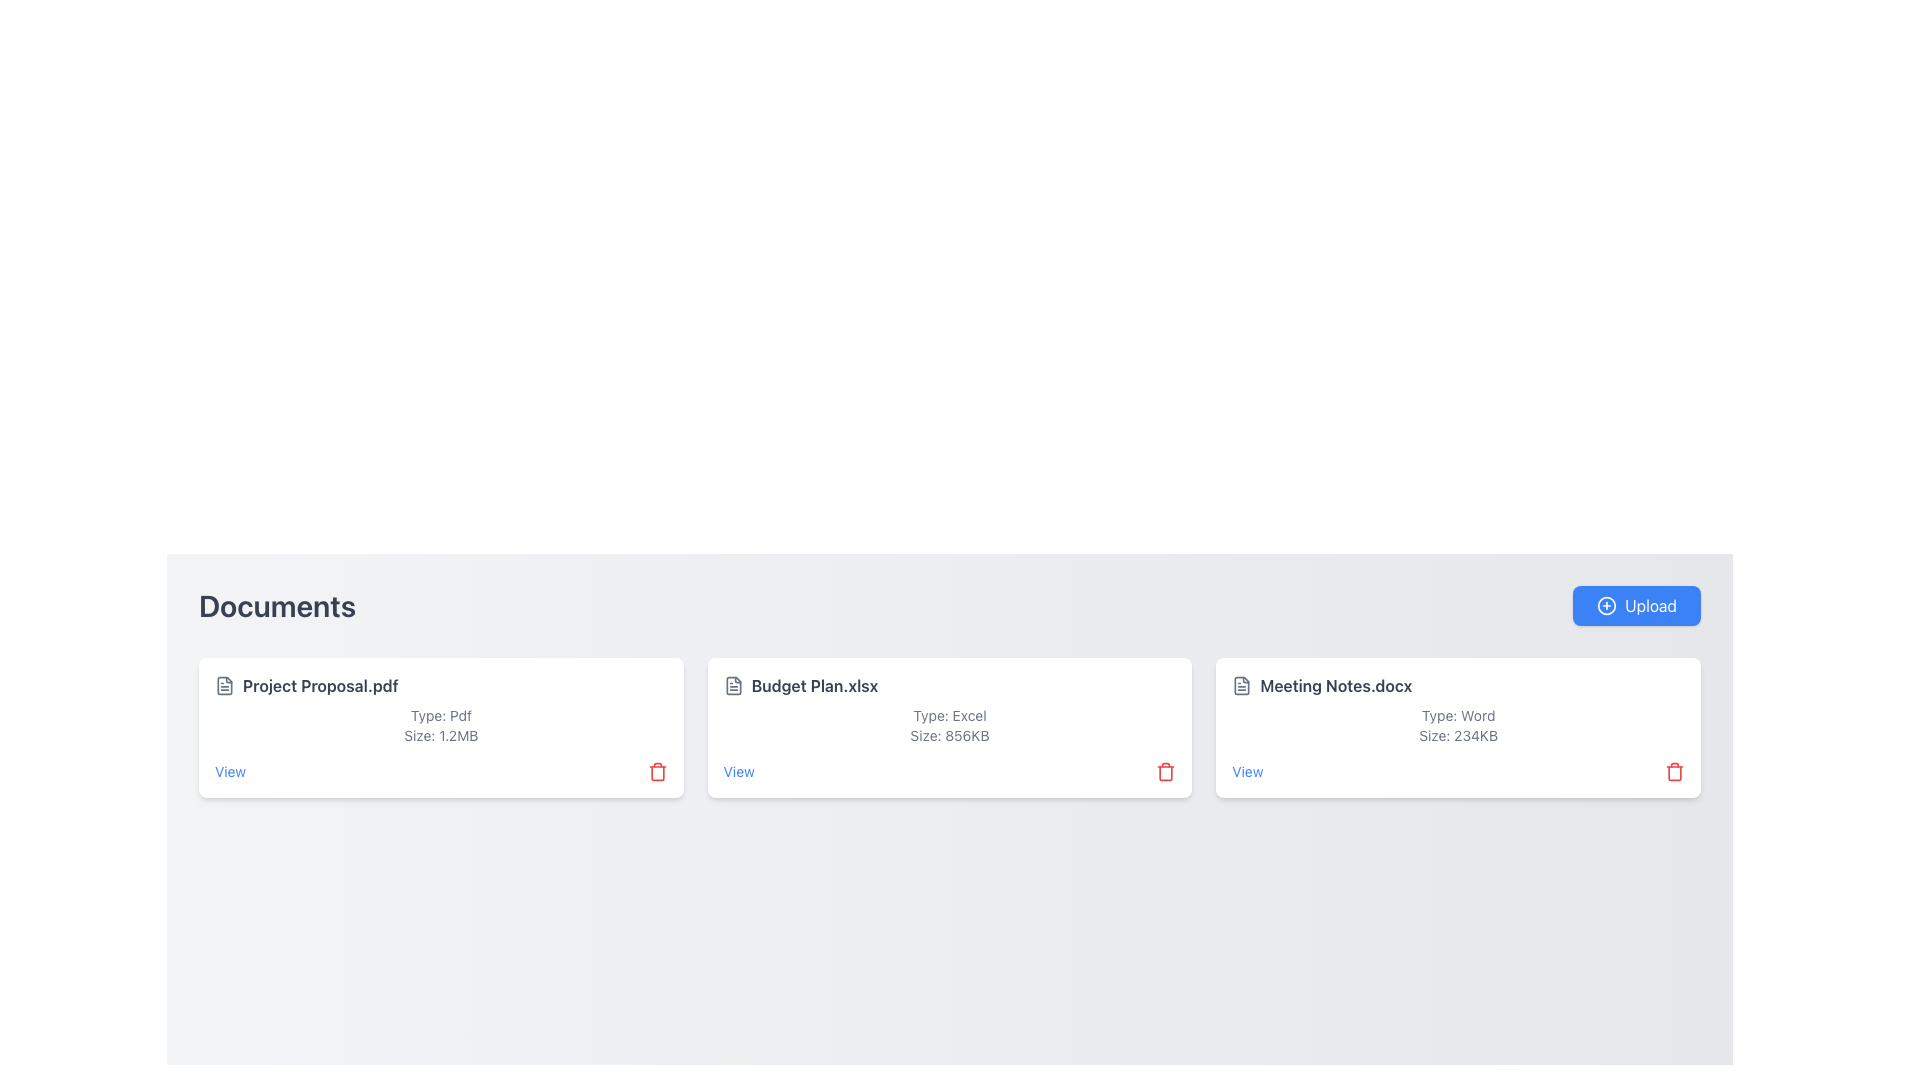 The height and width of the screenshot is (1080, 1920). Describe the element at coordinates (949, 715) in the screenshot. I see `text label displaying 'Type: Excel' located below 'Budget Plan.xlsx' and above 'Size: 856KB' in the central document card of the interface` at that location.